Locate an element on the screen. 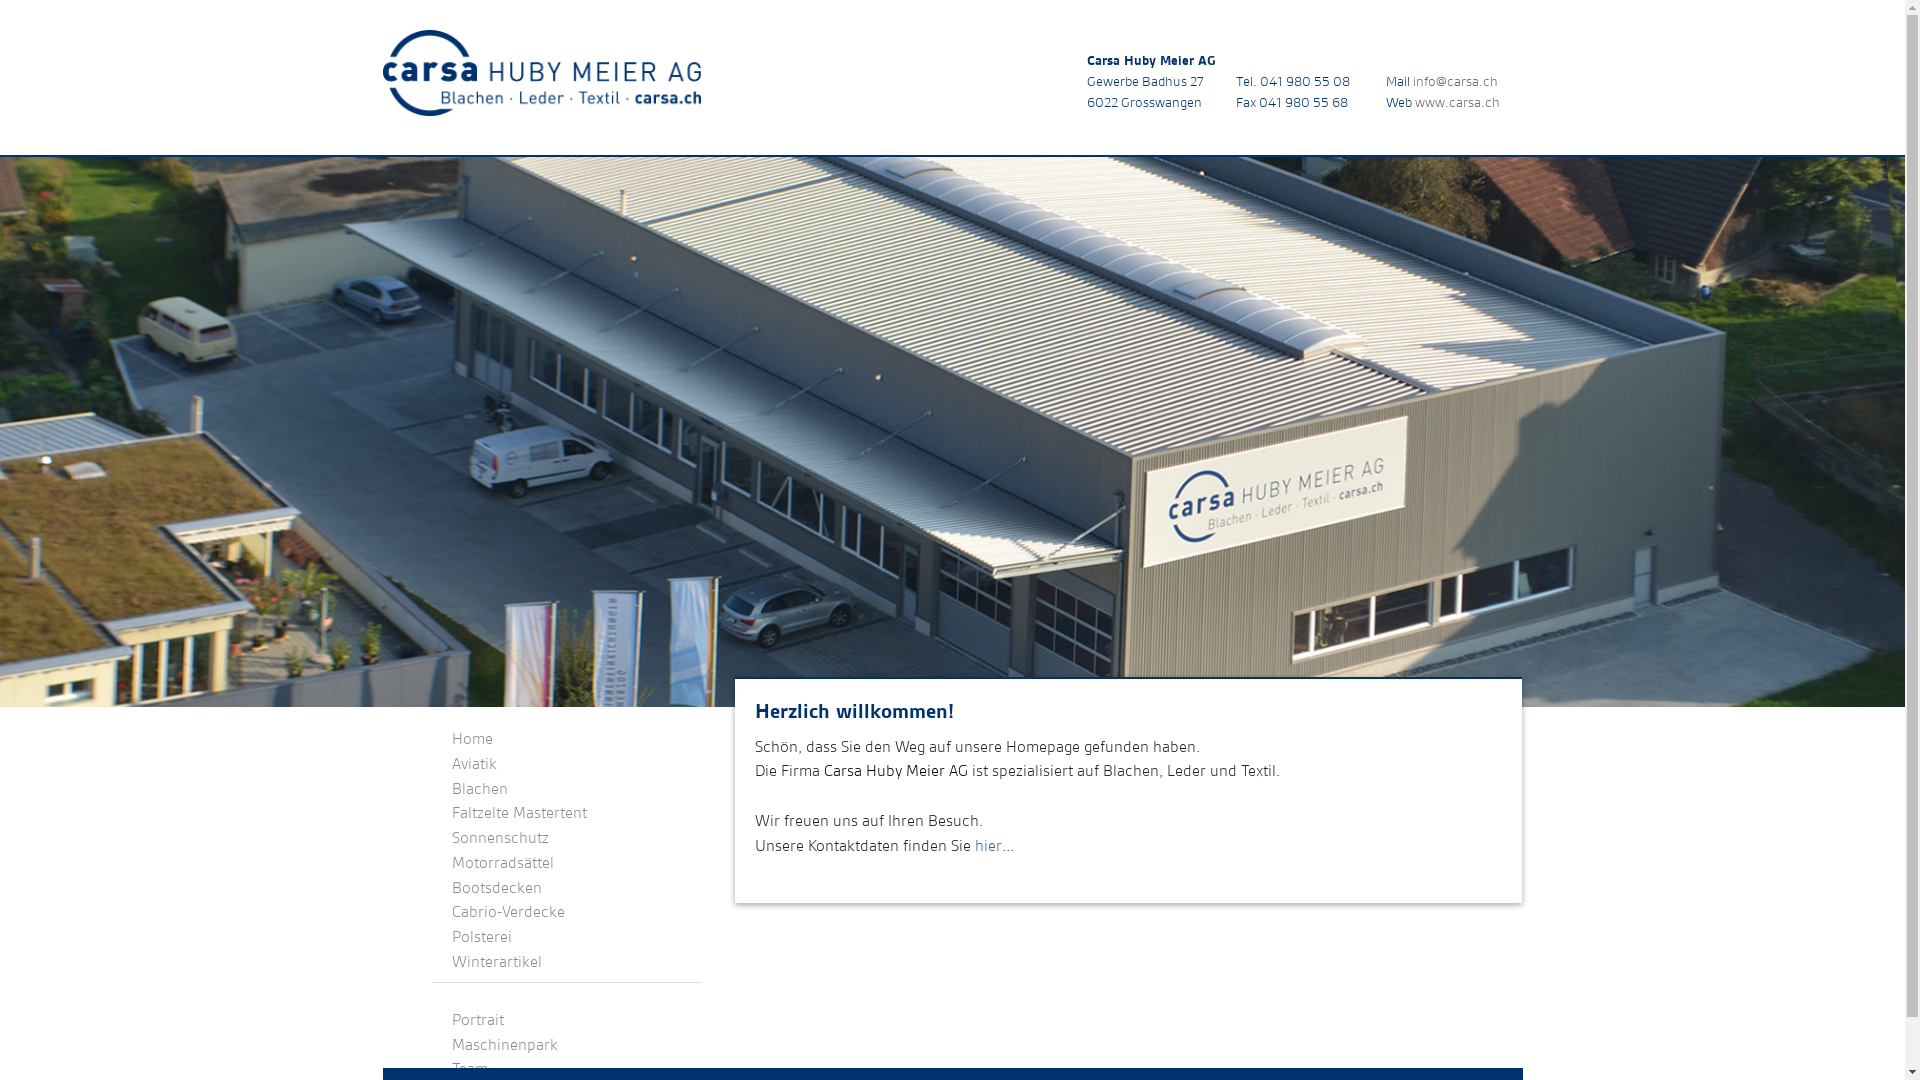 This screenshot has width=1920, height=1080. 'hier' is located at coordinates (988, 845).